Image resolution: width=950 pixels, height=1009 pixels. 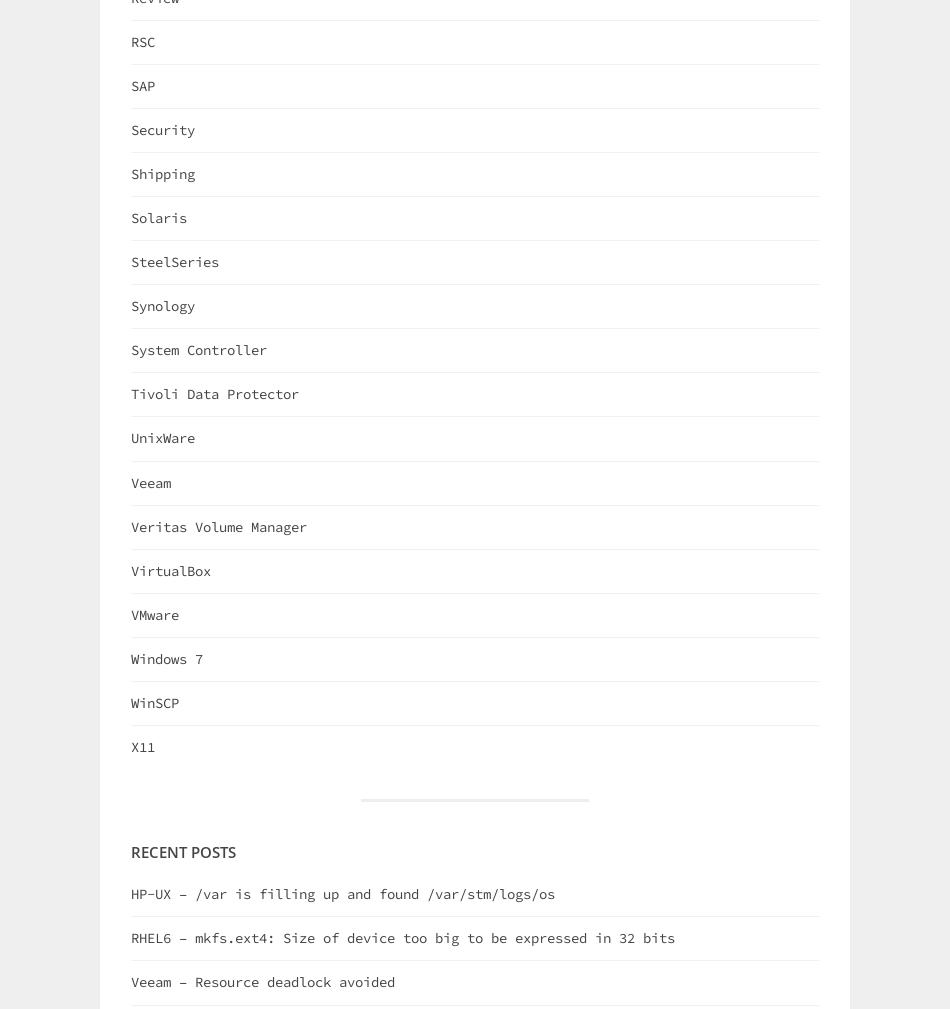 What do you see at coordinates (159, 217) in the screenshot?
I see `'Solaris'` at bounding box center [159, 217].